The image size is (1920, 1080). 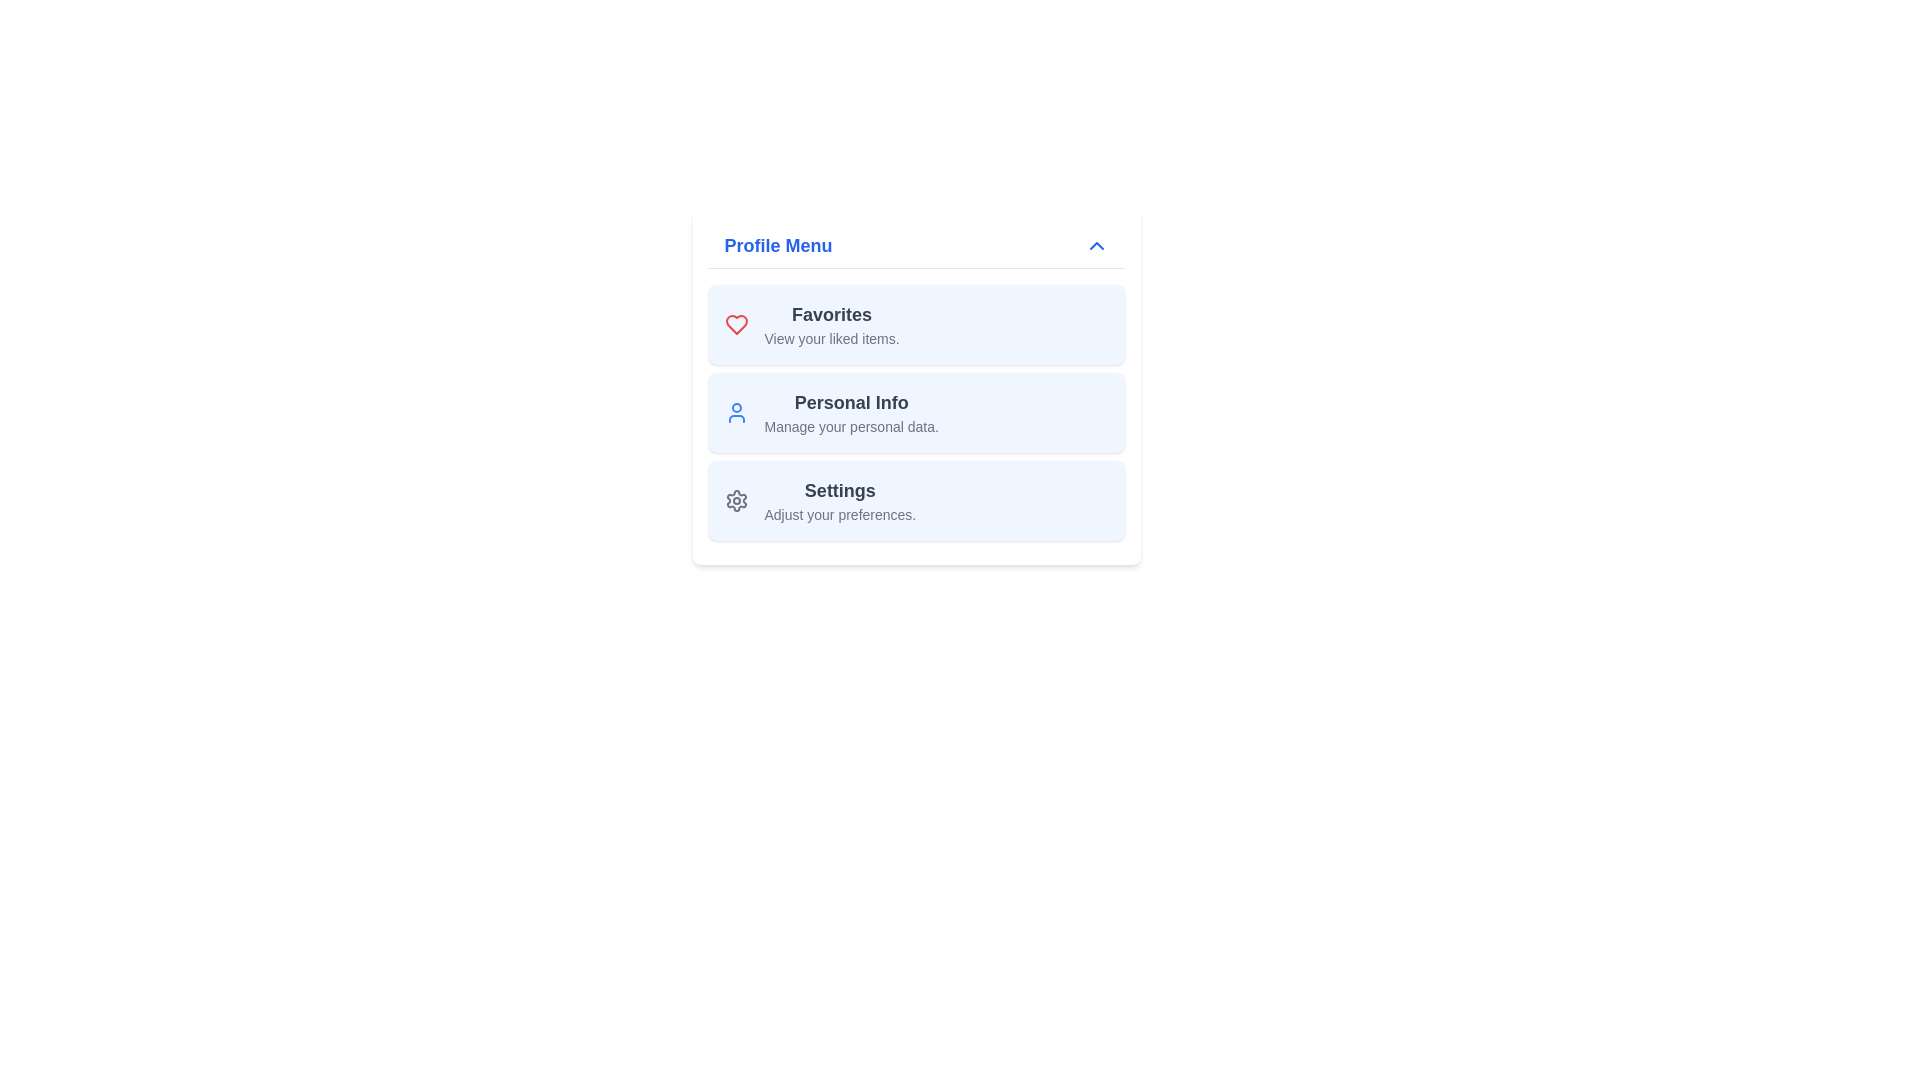 What do you see at coordinates (832, 323) in the screenshot?
I see `the 'Favorites' menu item, which is a labeled element with a bold title and a description, located in the Profile Menu section` at bounding box center [832, 323].